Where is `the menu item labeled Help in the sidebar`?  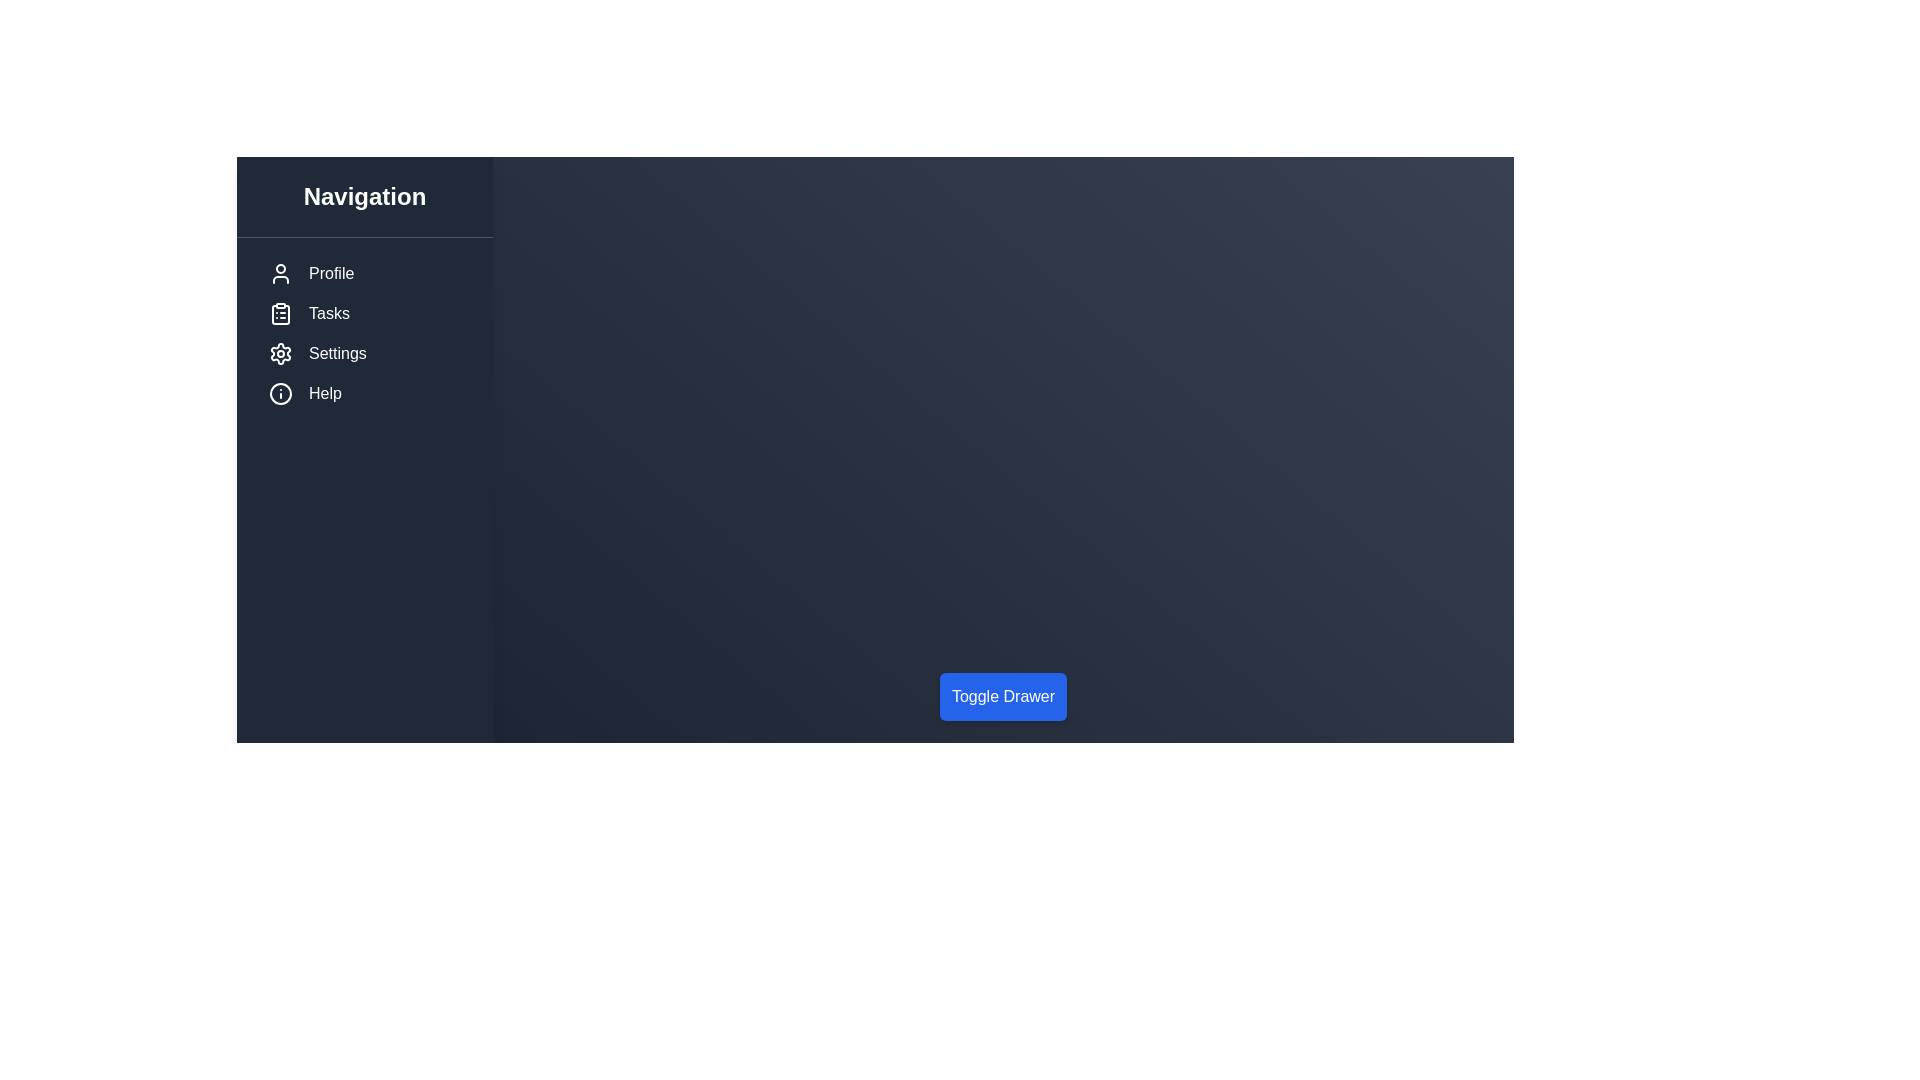 the menu item labeled Help in the sidebar is located at coordinates (364, 393).